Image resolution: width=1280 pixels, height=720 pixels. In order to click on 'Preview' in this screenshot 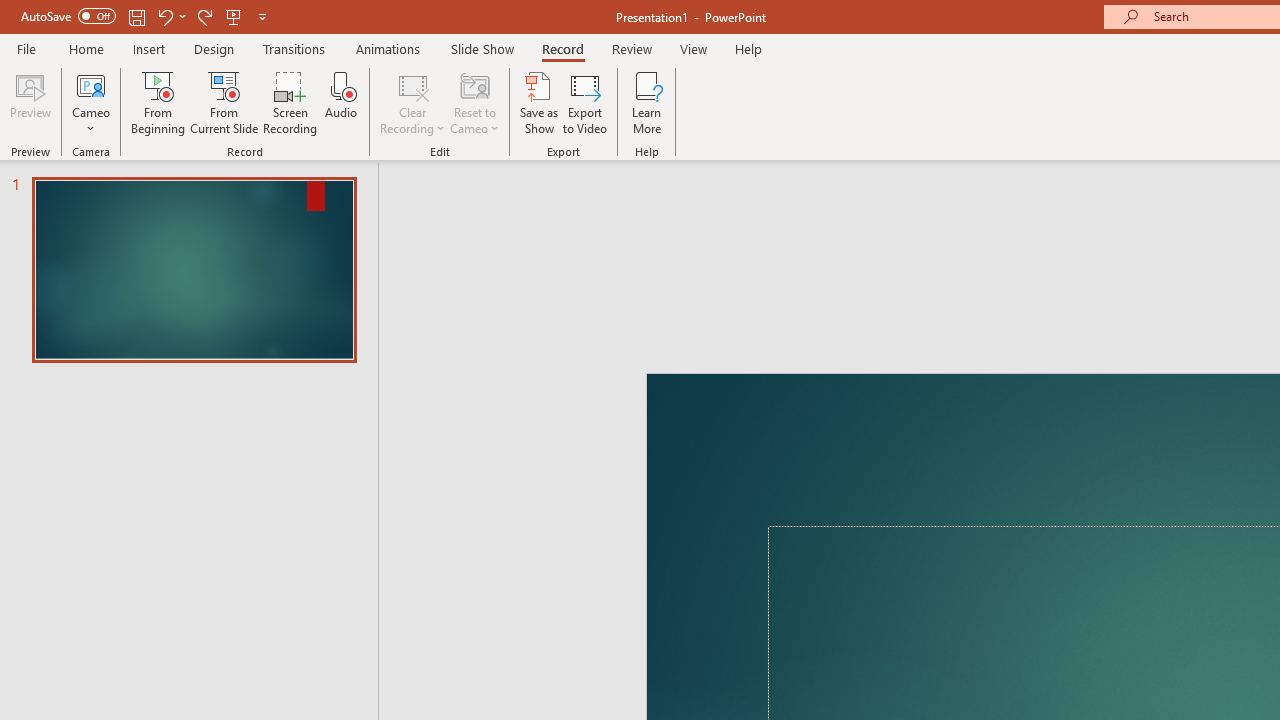, I will do `click(30, 103)`.